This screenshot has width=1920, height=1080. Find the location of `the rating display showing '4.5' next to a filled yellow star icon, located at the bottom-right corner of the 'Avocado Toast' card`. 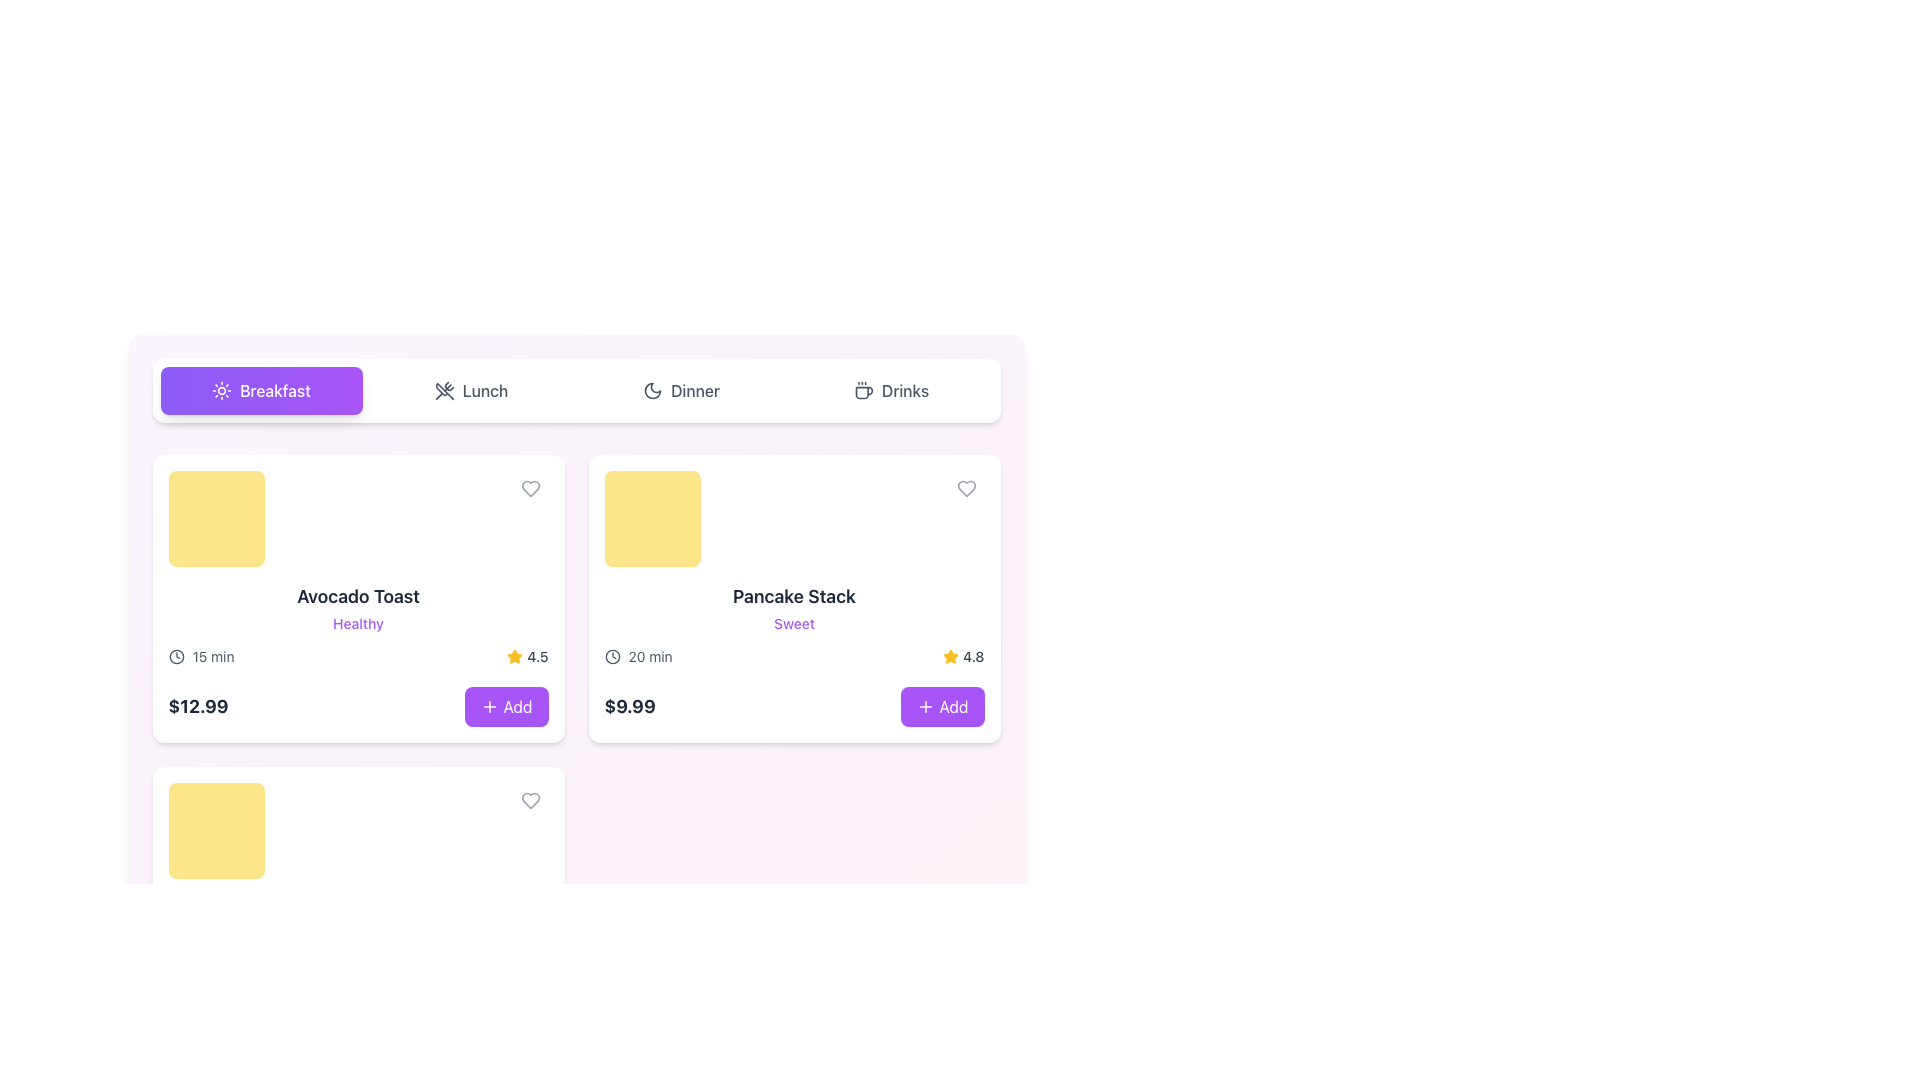

the rating display showing '4.5' next to a filled yellow star icon, located at the bottom-right corner of the 'Avocado Toast' card is located at coordinates (527, 656).